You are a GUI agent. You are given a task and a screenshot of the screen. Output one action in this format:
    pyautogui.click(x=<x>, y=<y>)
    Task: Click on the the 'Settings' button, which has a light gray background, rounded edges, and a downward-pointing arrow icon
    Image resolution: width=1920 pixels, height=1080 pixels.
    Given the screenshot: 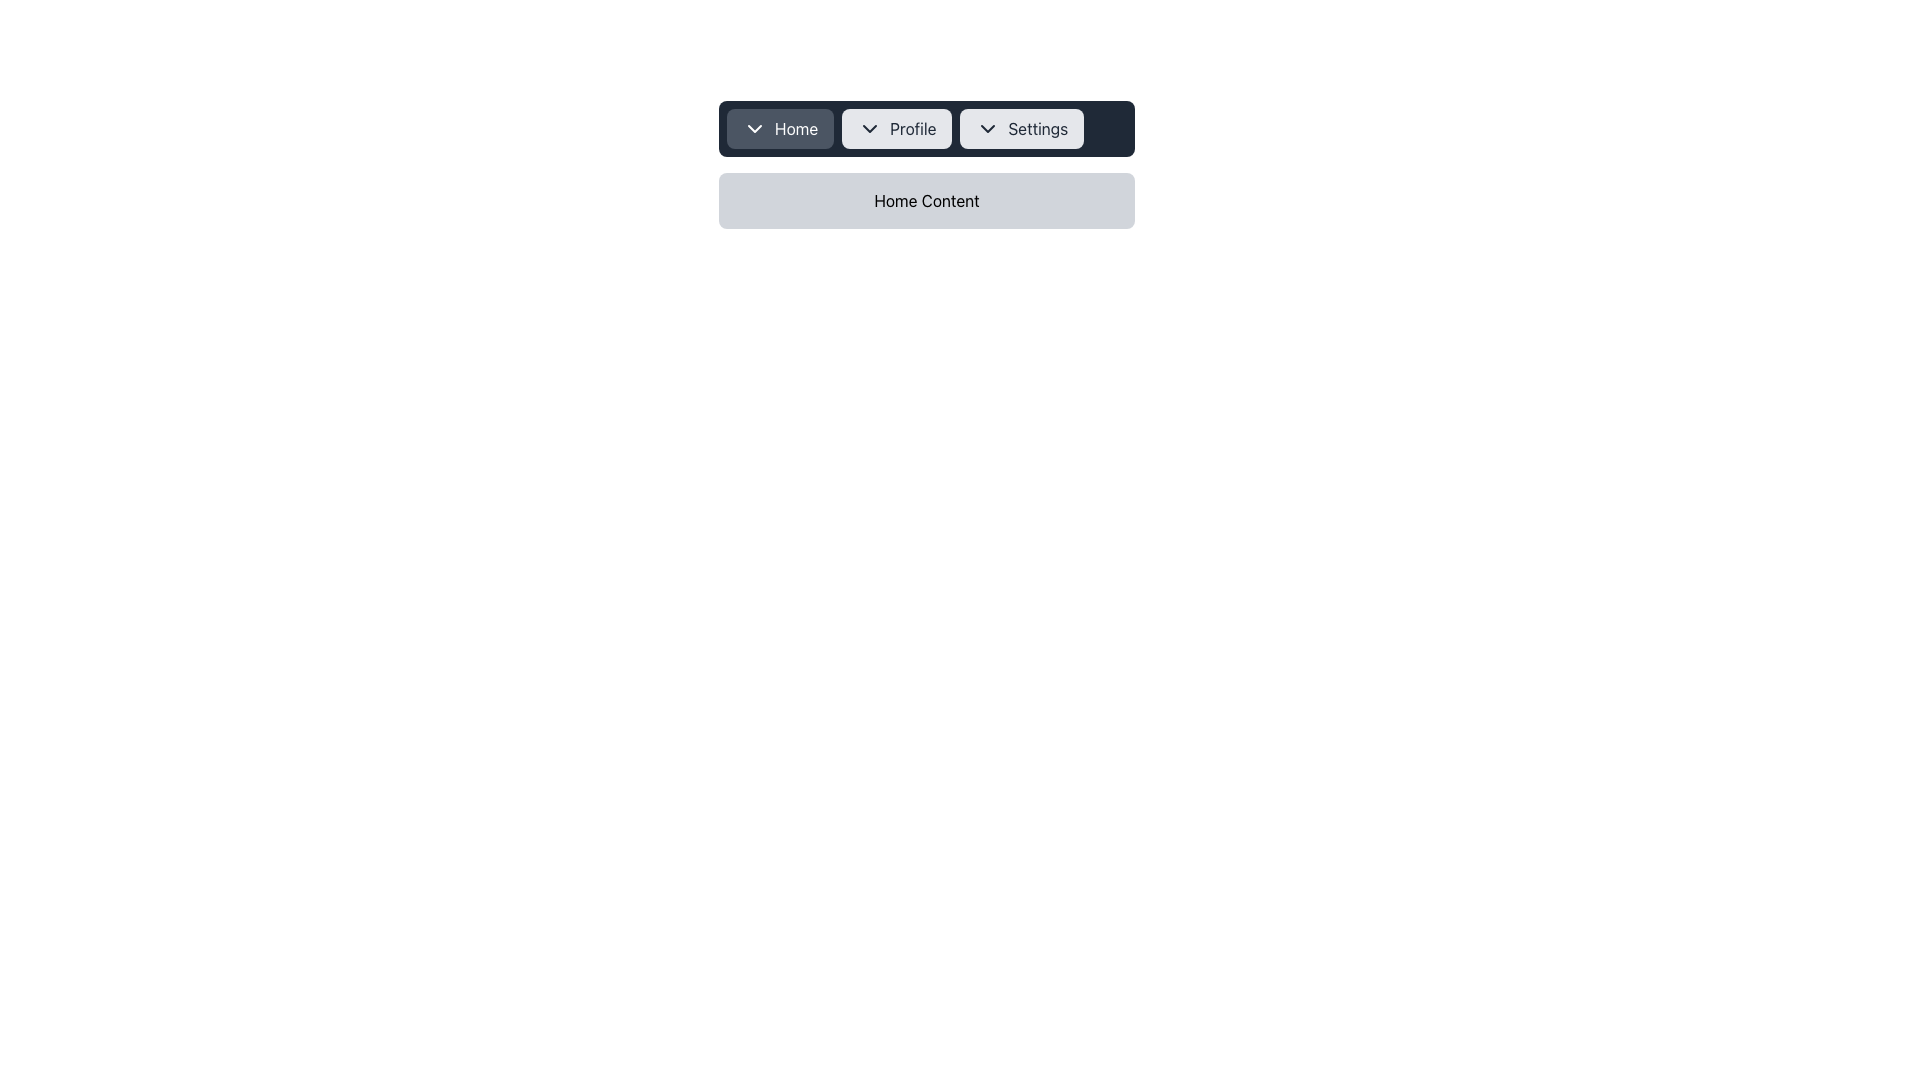 What is the action you would take?
    pyautogui.click(x=1022, y=128)
    